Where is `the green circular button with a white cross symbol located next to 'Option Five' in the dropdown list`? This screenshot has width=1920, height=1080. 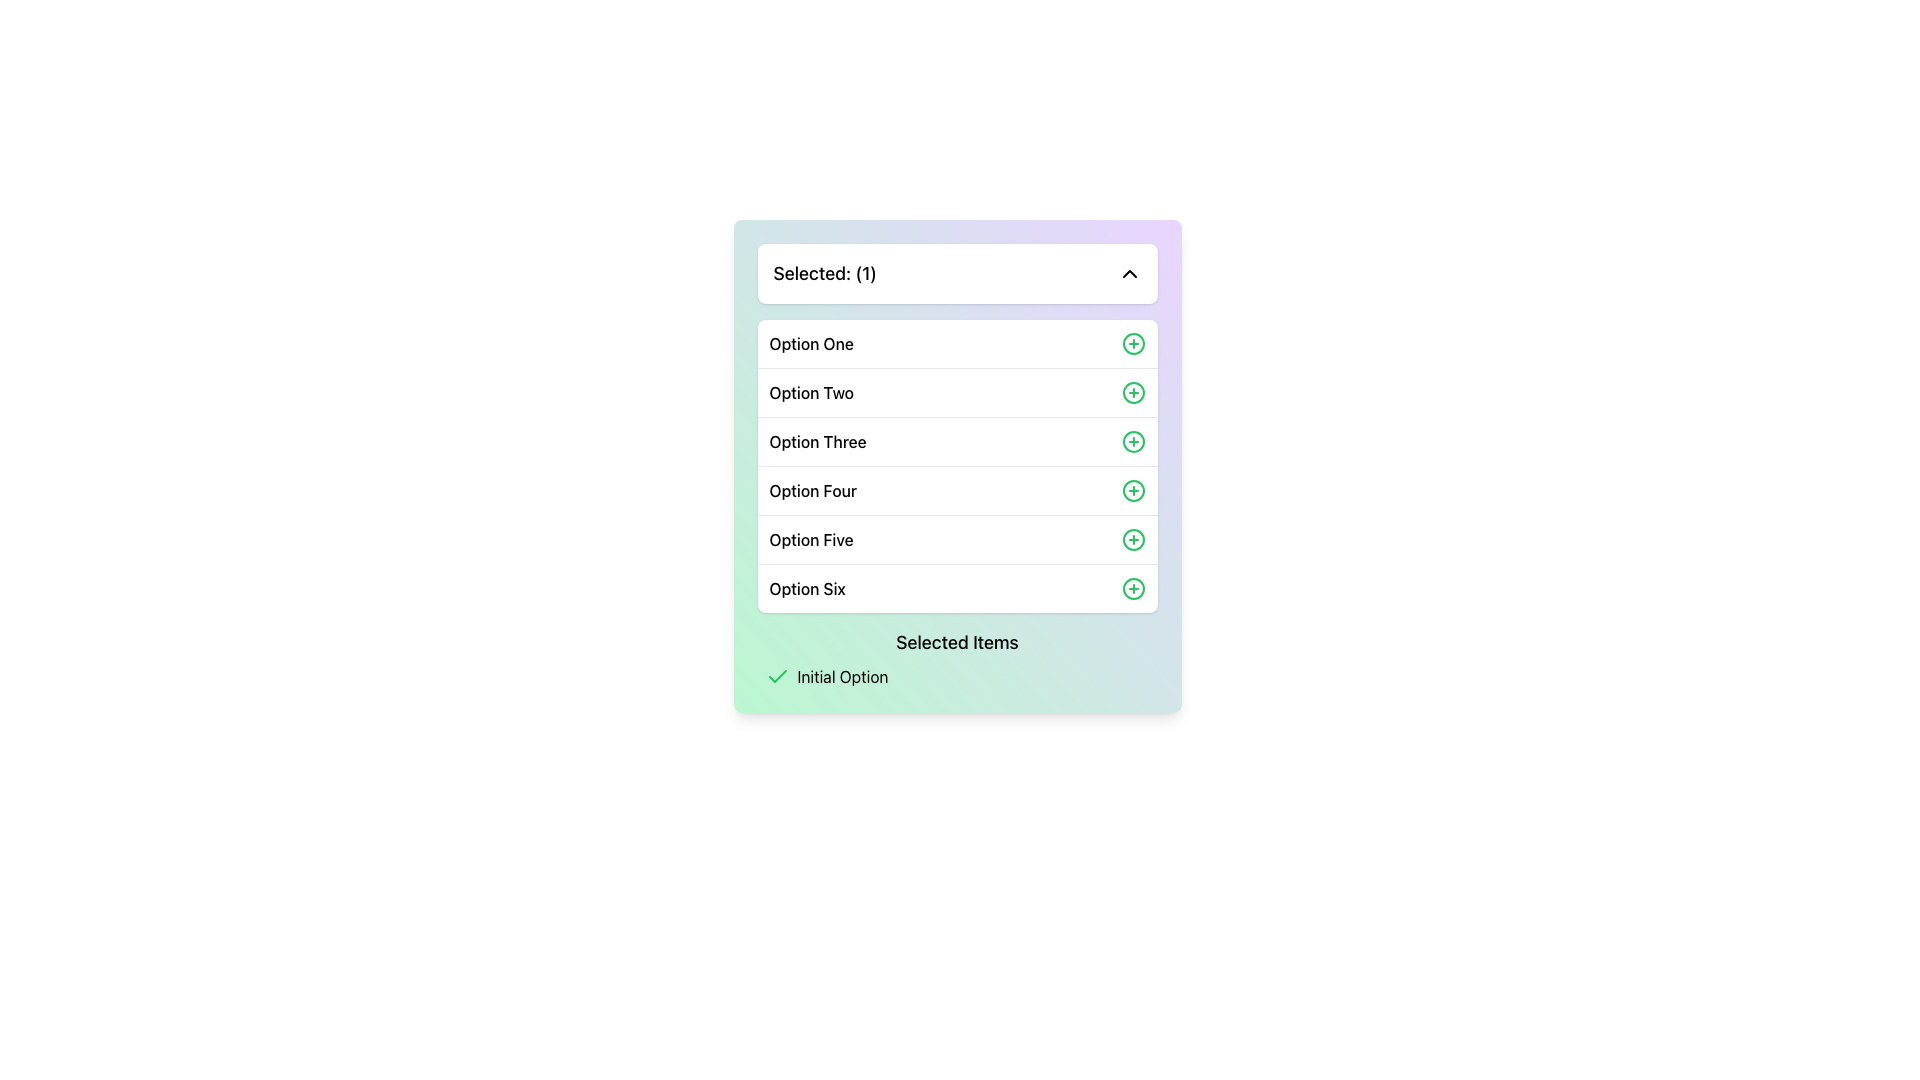
the green circular button with a white cross symbol located next to 'Option Five' in the dropdown list is located at coordinates (1133, 540).